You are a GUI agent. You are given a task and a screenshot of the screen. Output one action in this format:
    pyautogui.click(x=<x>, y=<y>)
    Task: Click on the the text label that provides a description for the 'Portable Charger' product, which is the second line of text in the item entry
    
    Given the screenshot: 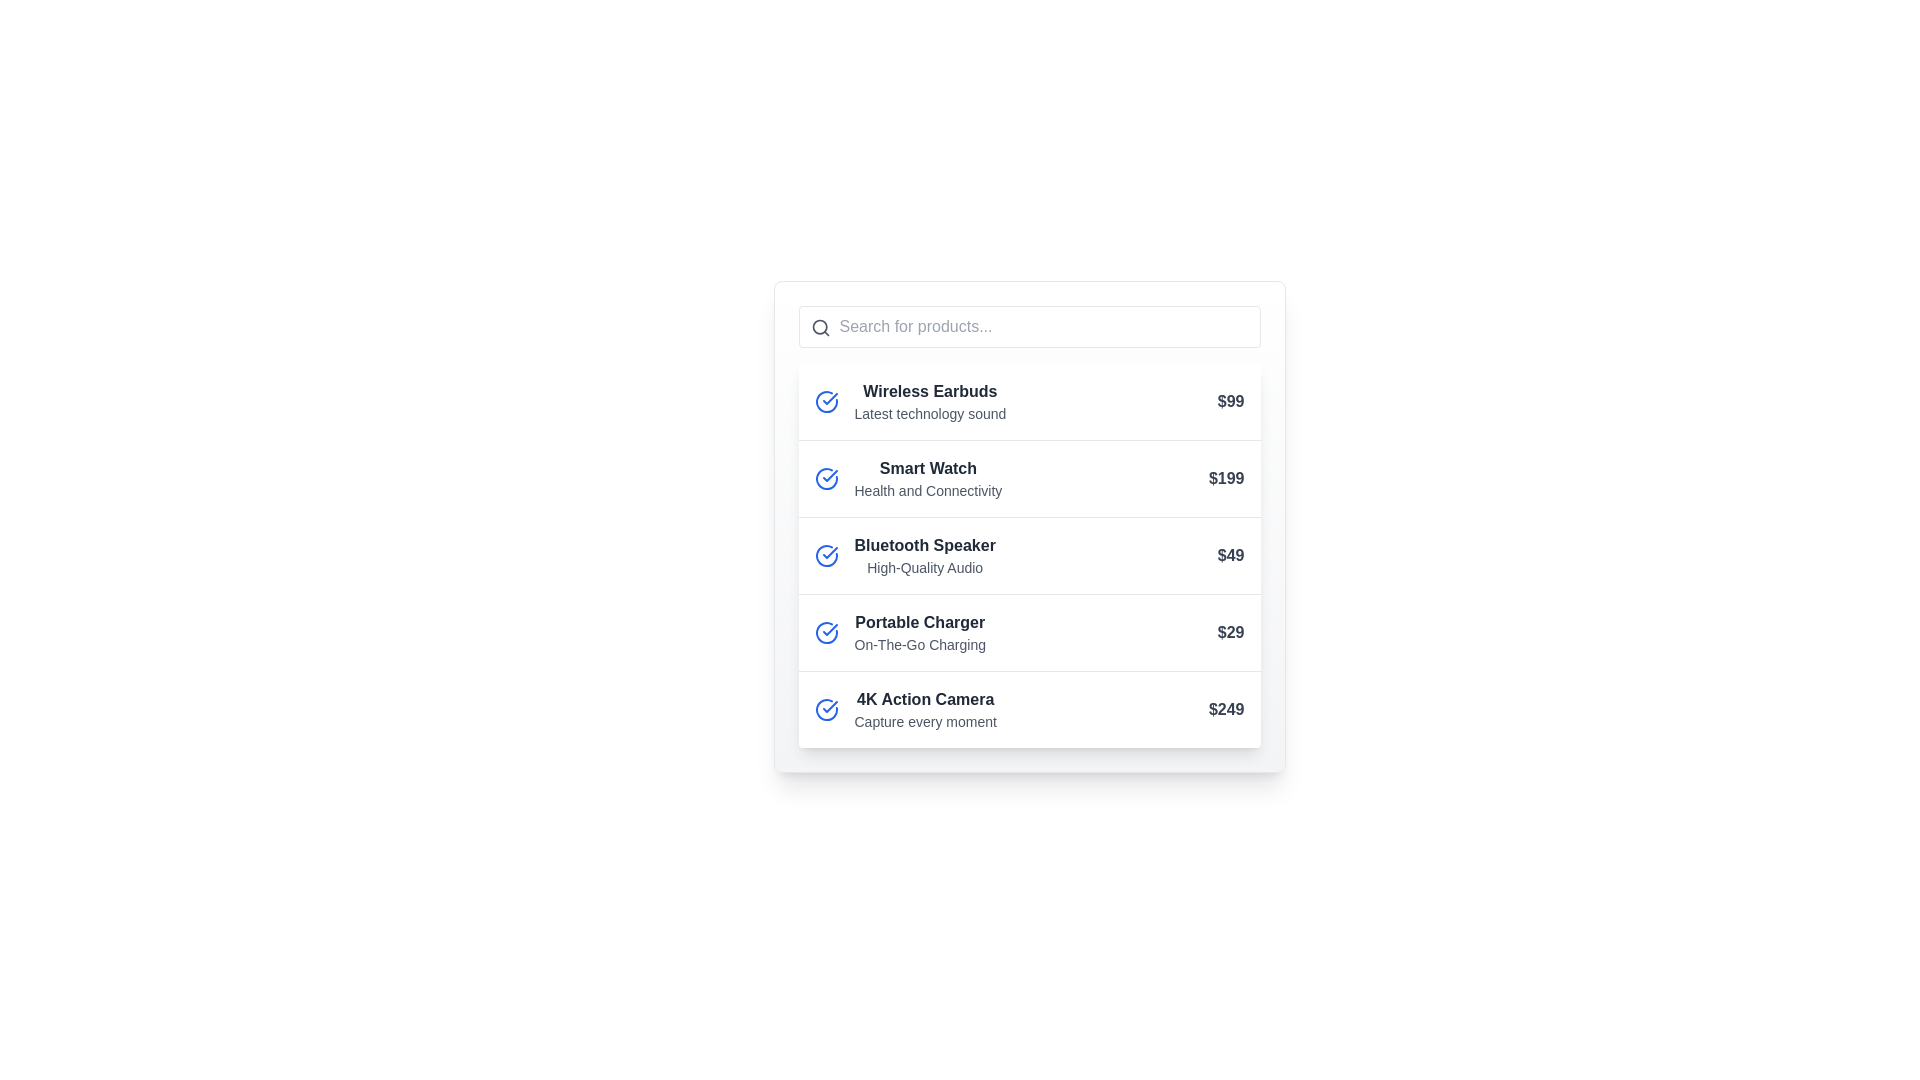 What is the action you would take?
    pyautogui.click(x=919, y=644)
    